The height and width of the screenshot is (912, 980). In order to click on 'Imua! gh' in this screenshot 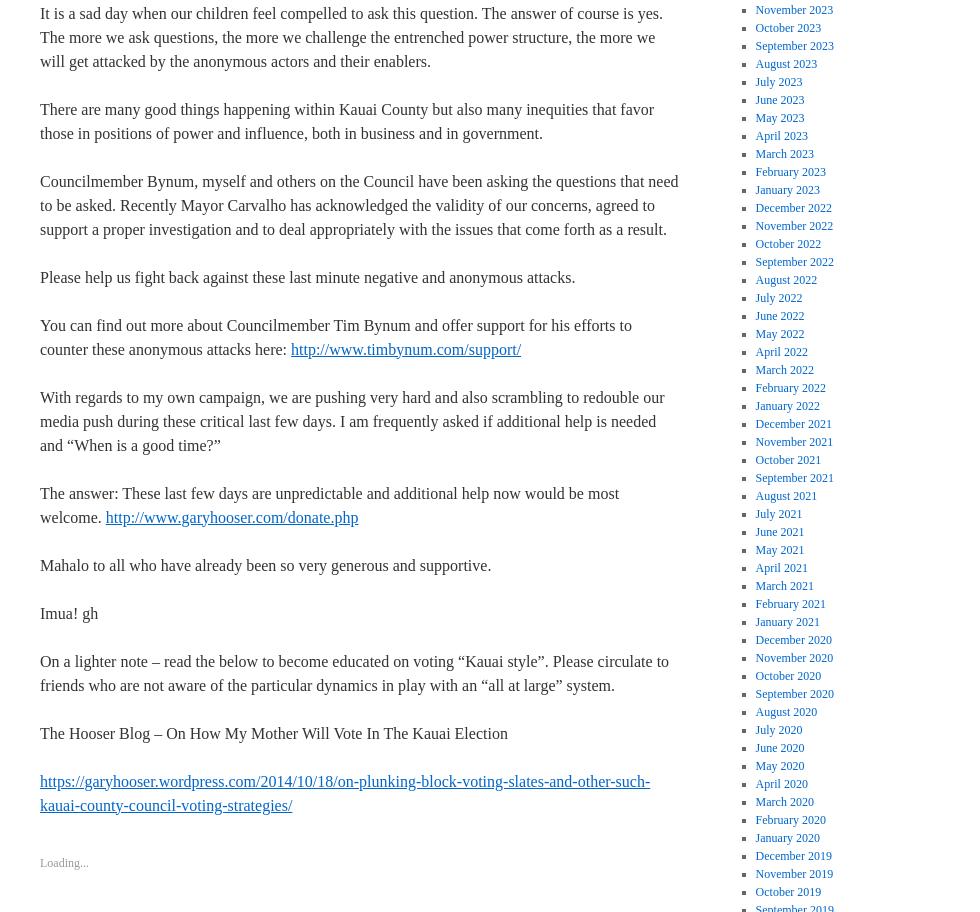, I will do `click(68, 612)`.